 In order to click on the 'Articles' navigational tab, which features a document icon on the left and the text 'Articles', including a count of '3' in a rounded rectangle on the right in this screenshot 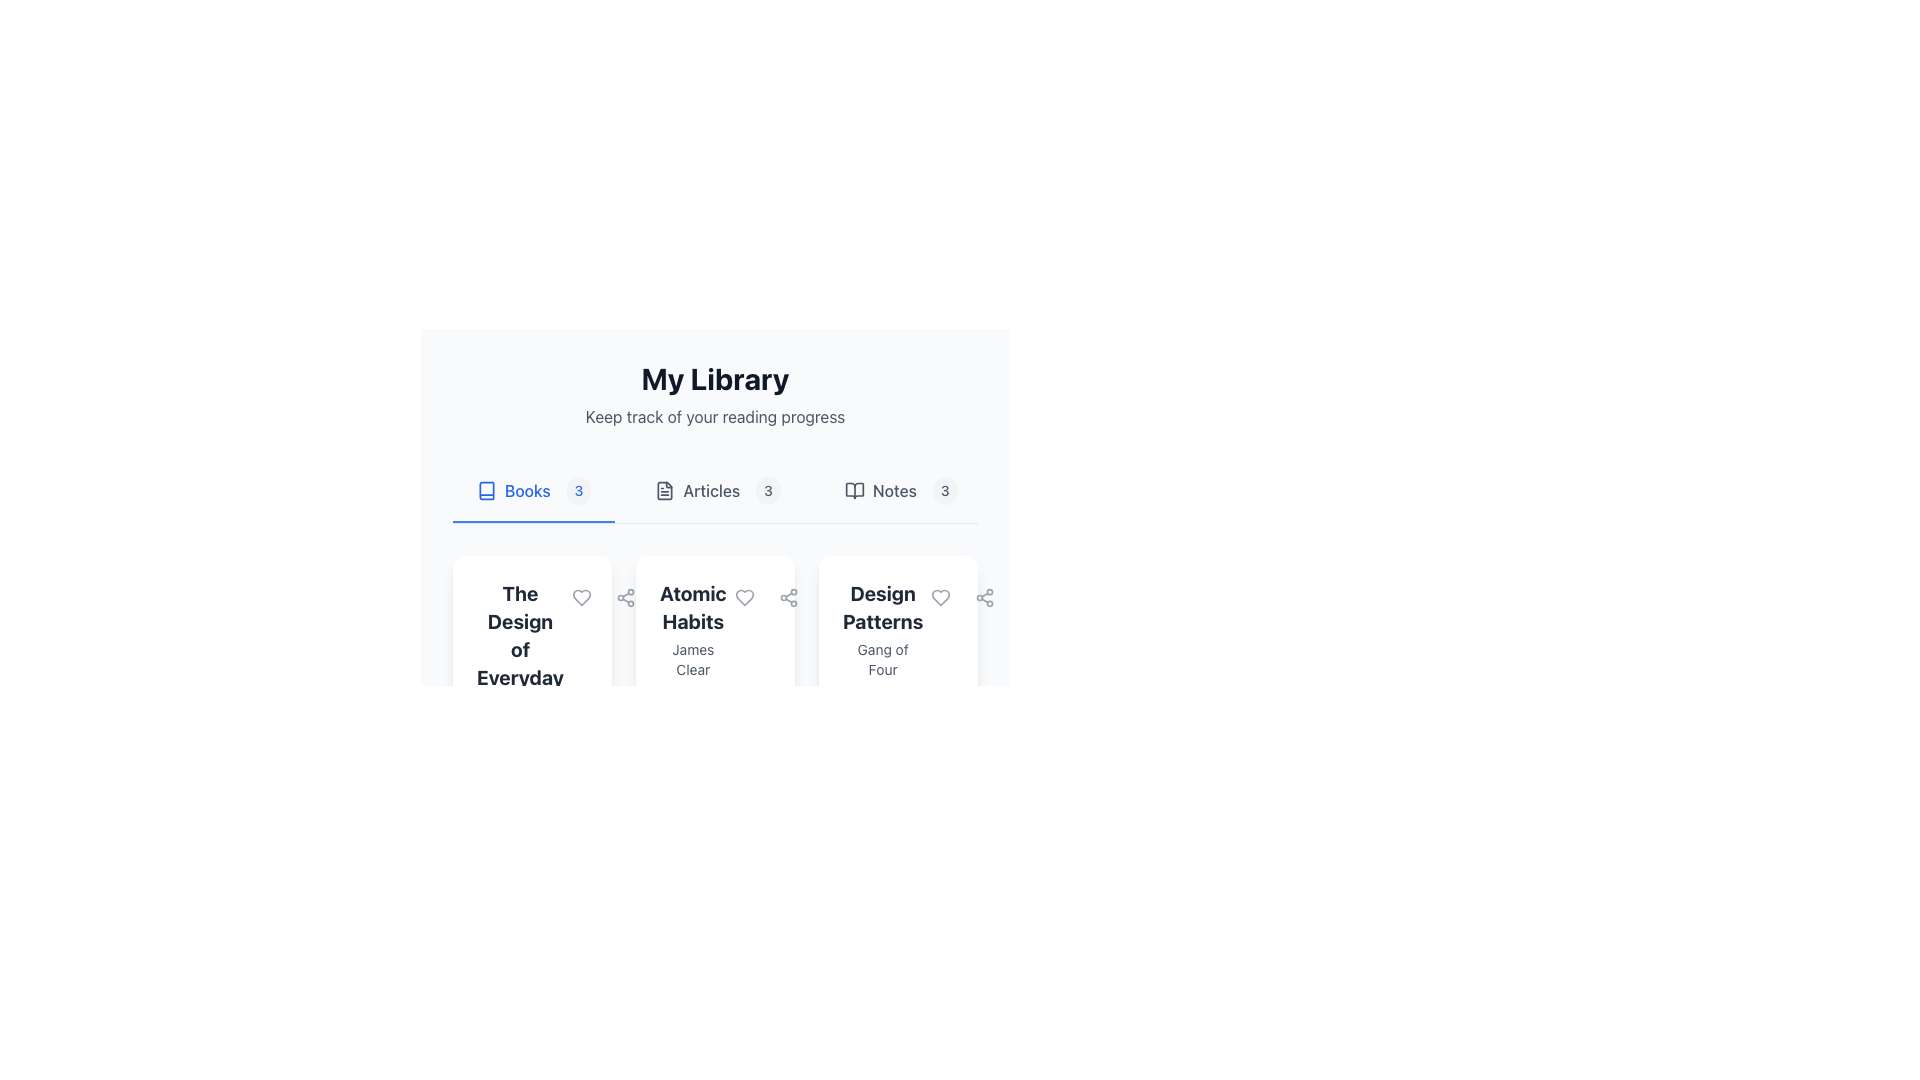, I will do `click(718, 492)`.